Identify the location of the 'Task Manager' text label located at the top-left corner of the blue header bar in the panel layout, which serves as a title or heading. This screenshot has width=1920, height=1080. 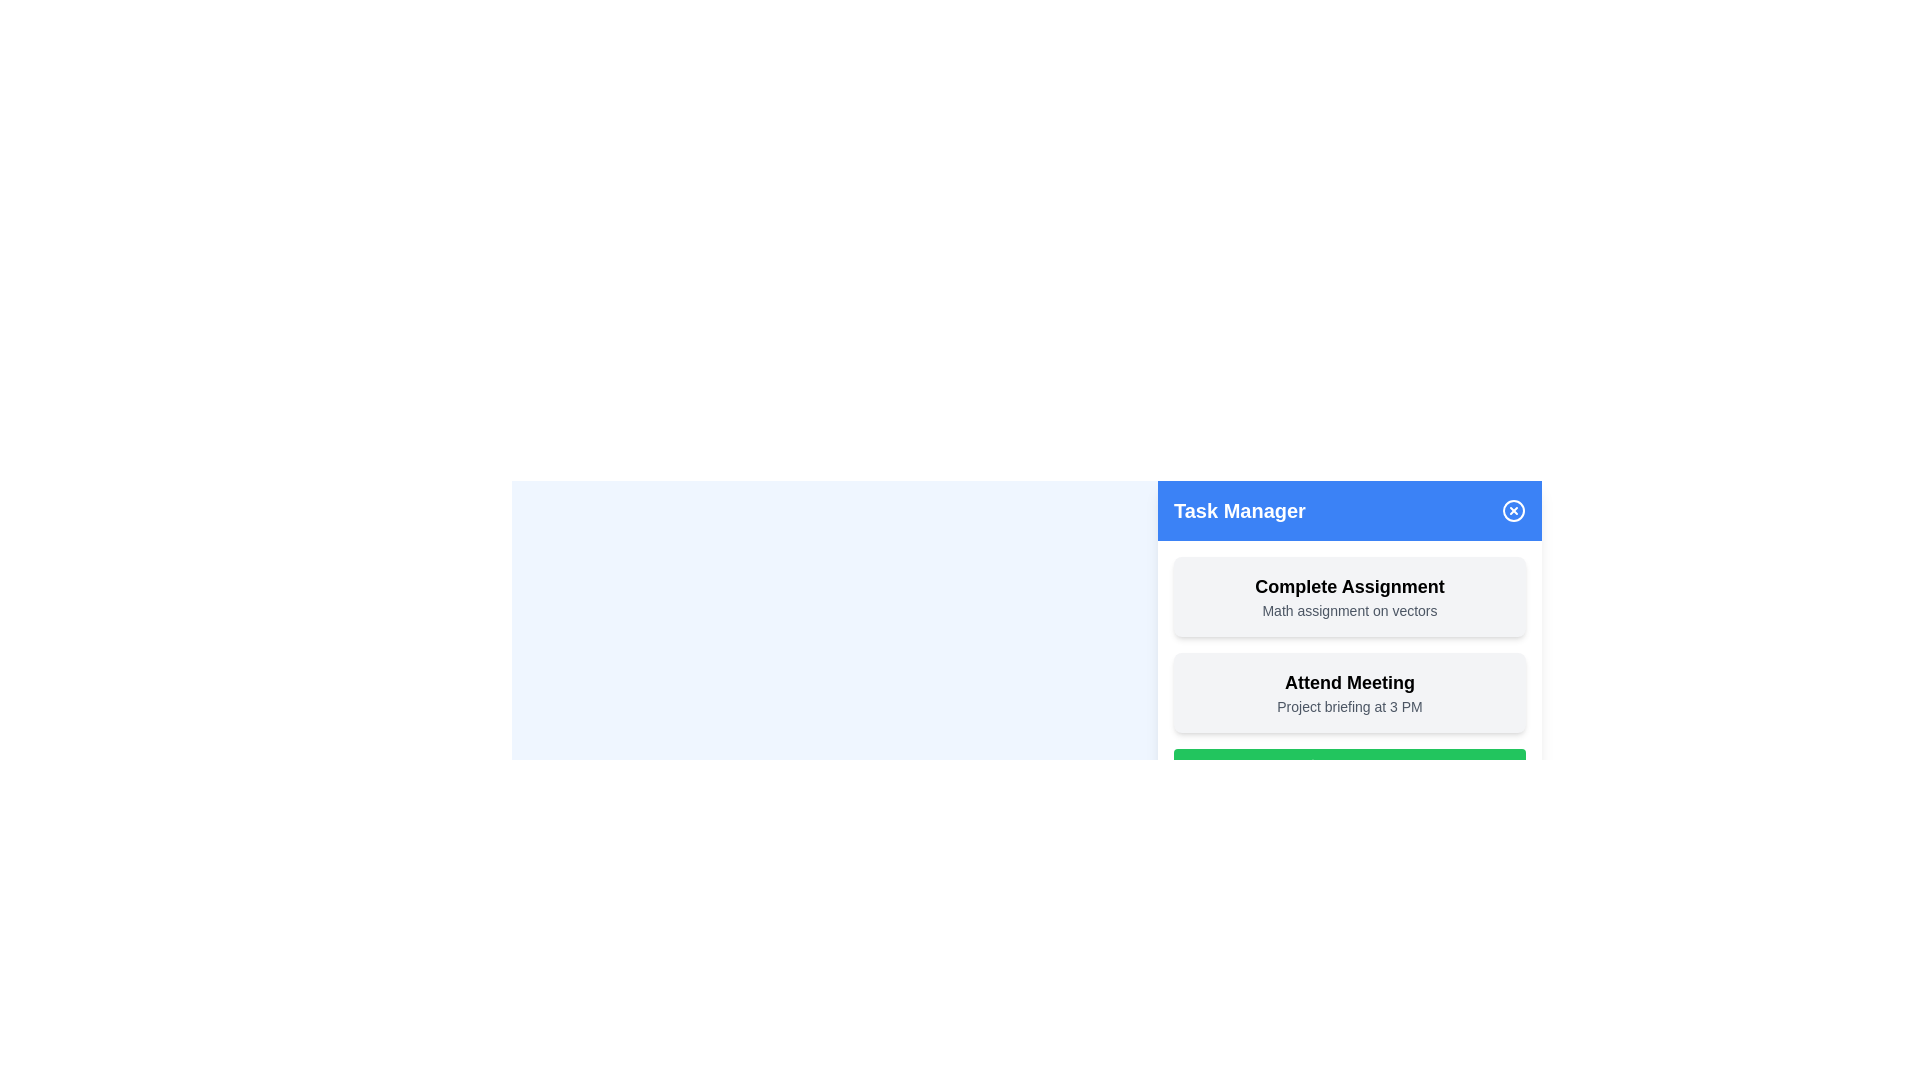
(1238, 509).